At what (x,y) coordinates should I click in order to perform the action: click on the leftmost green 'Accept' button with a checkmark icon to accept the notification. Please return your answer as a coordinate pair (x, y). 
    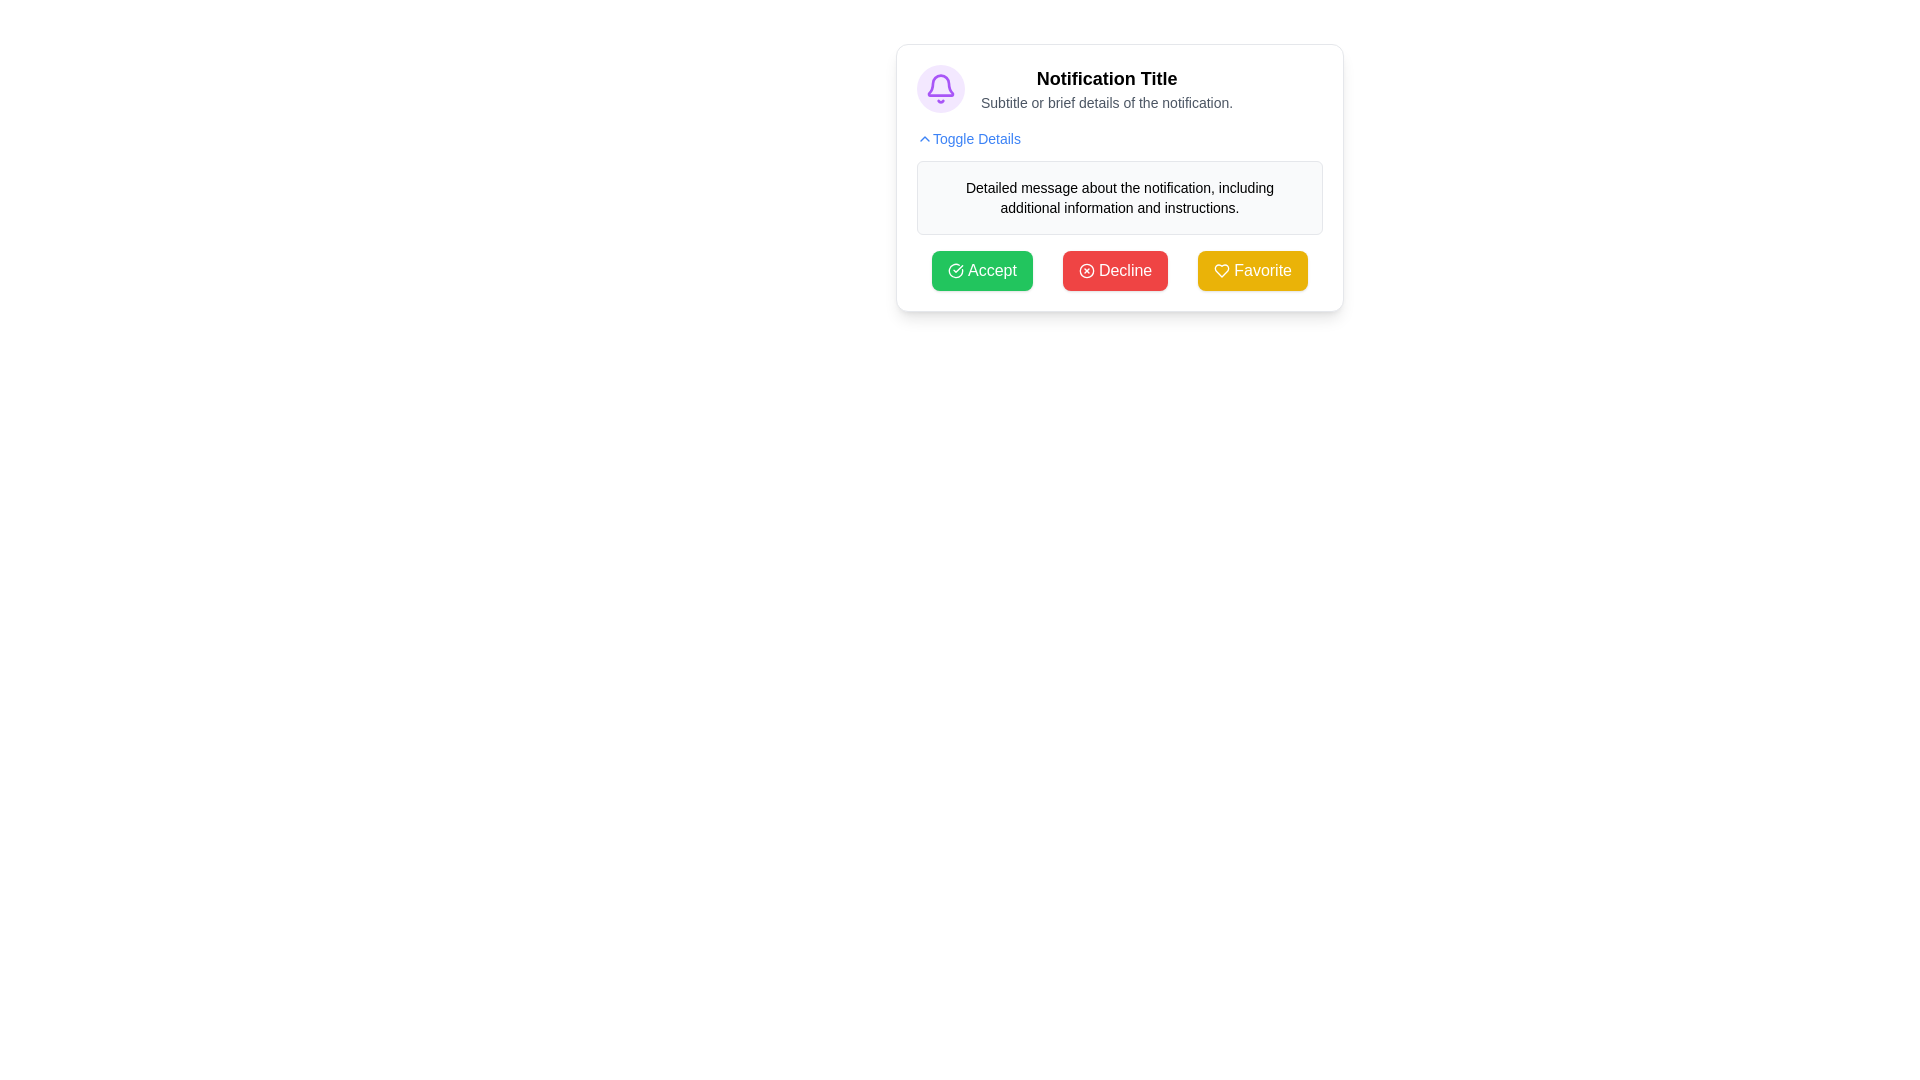
    Looking at the image, I should click on (982, 270).